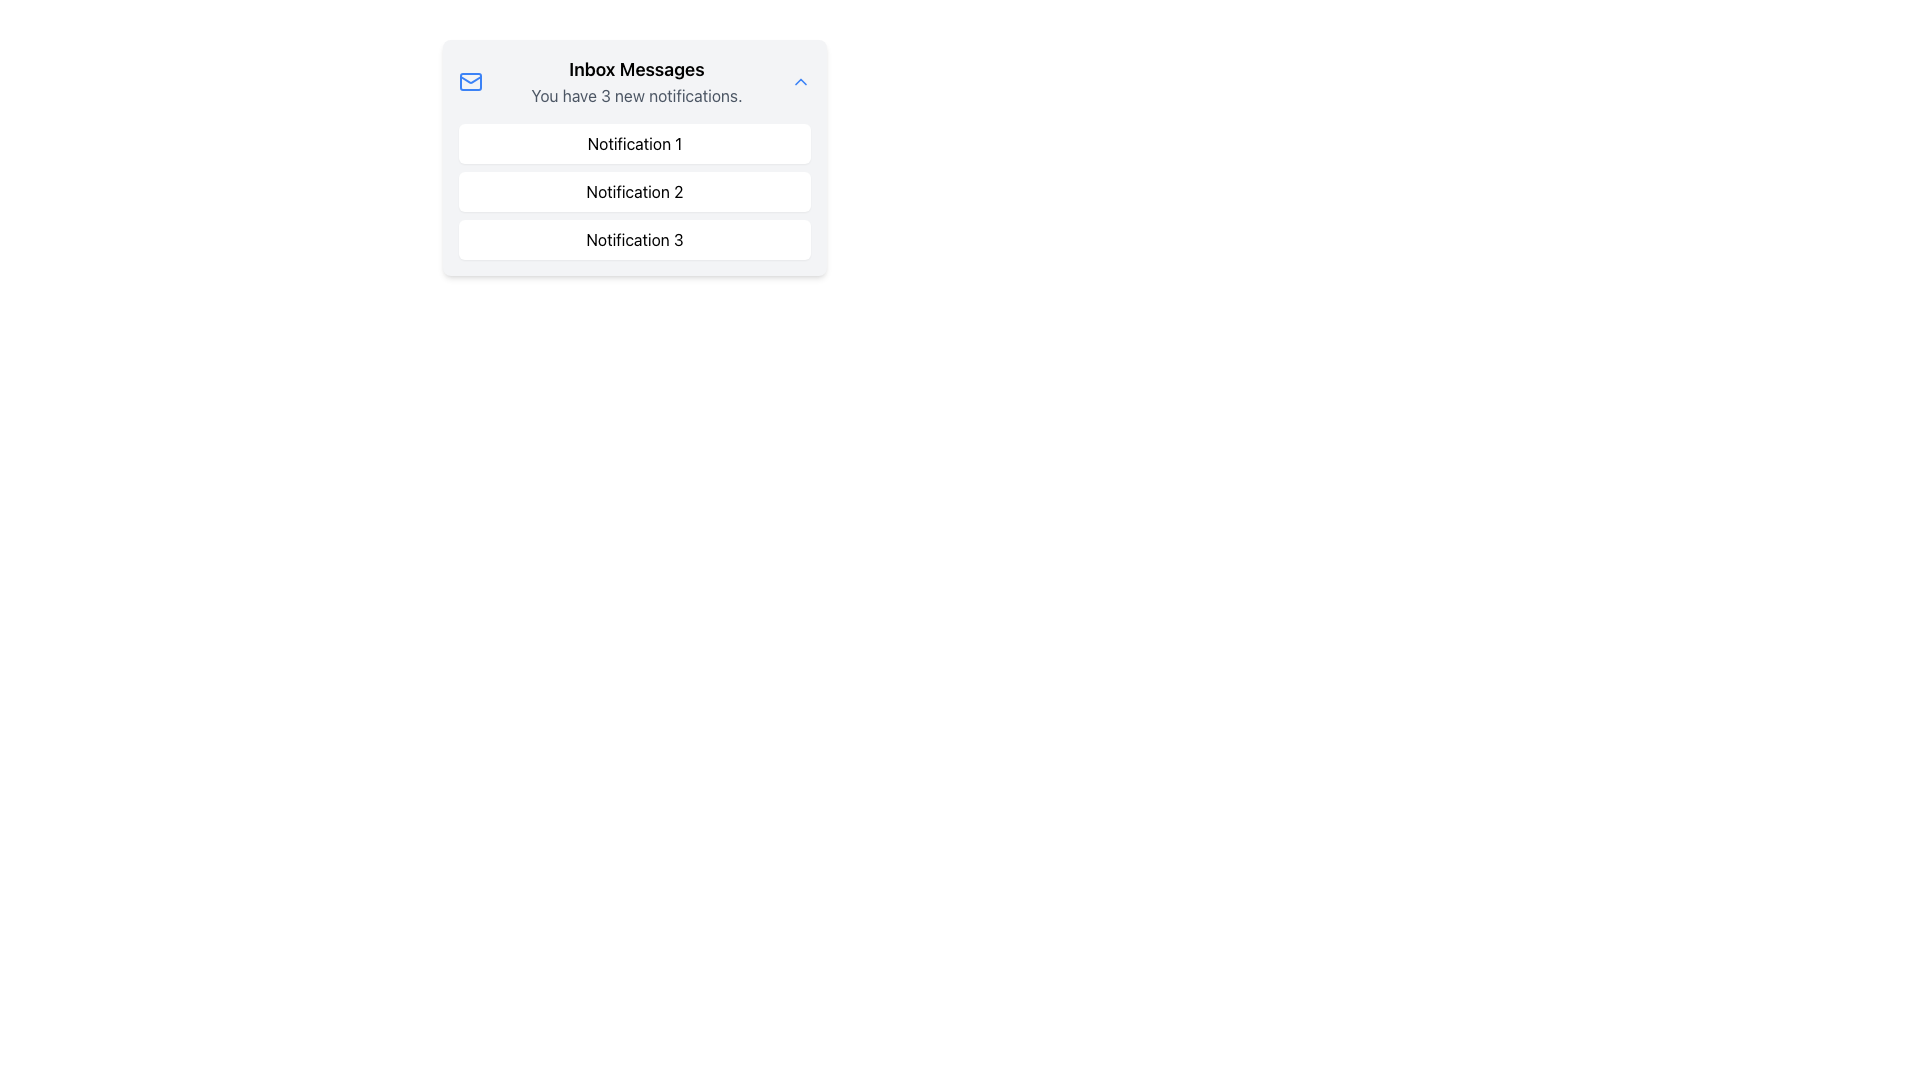  Describe the element at coordinates (636, 80) in the screenshot. I see `the Textual Header displaying 'Inbox Messages' and 'You have 3 new notifications.'` at that location.